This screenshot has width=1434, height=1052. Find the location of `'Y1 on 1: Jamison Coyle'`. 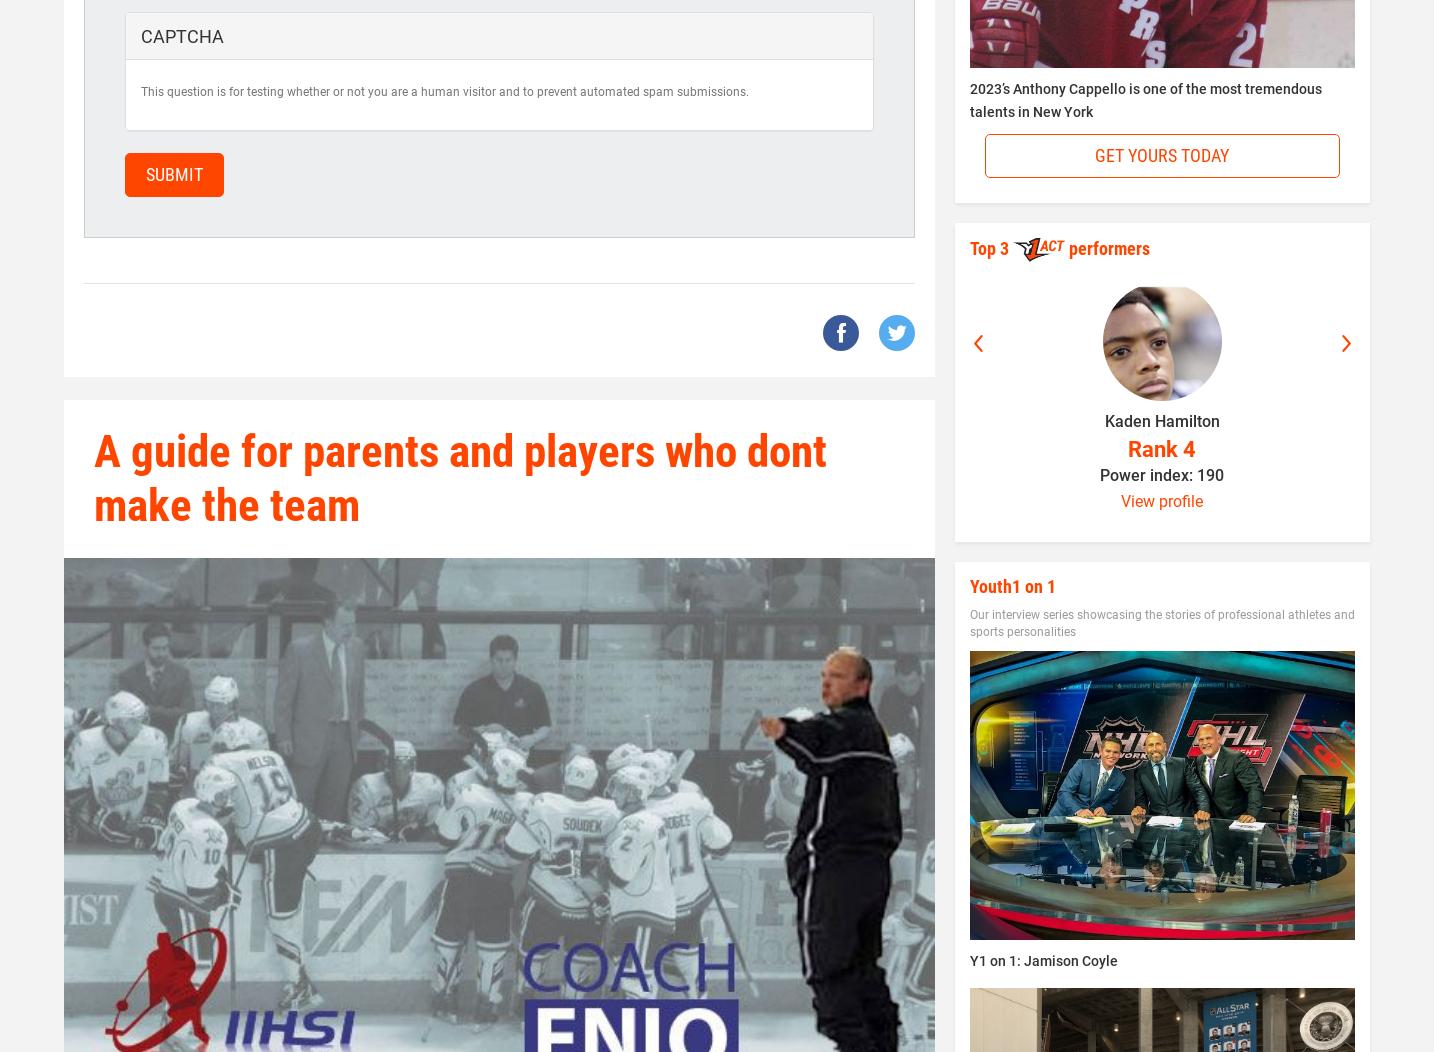

'Y1 on 1: Jamison Coyle' is located at coordinates (1041, 960).